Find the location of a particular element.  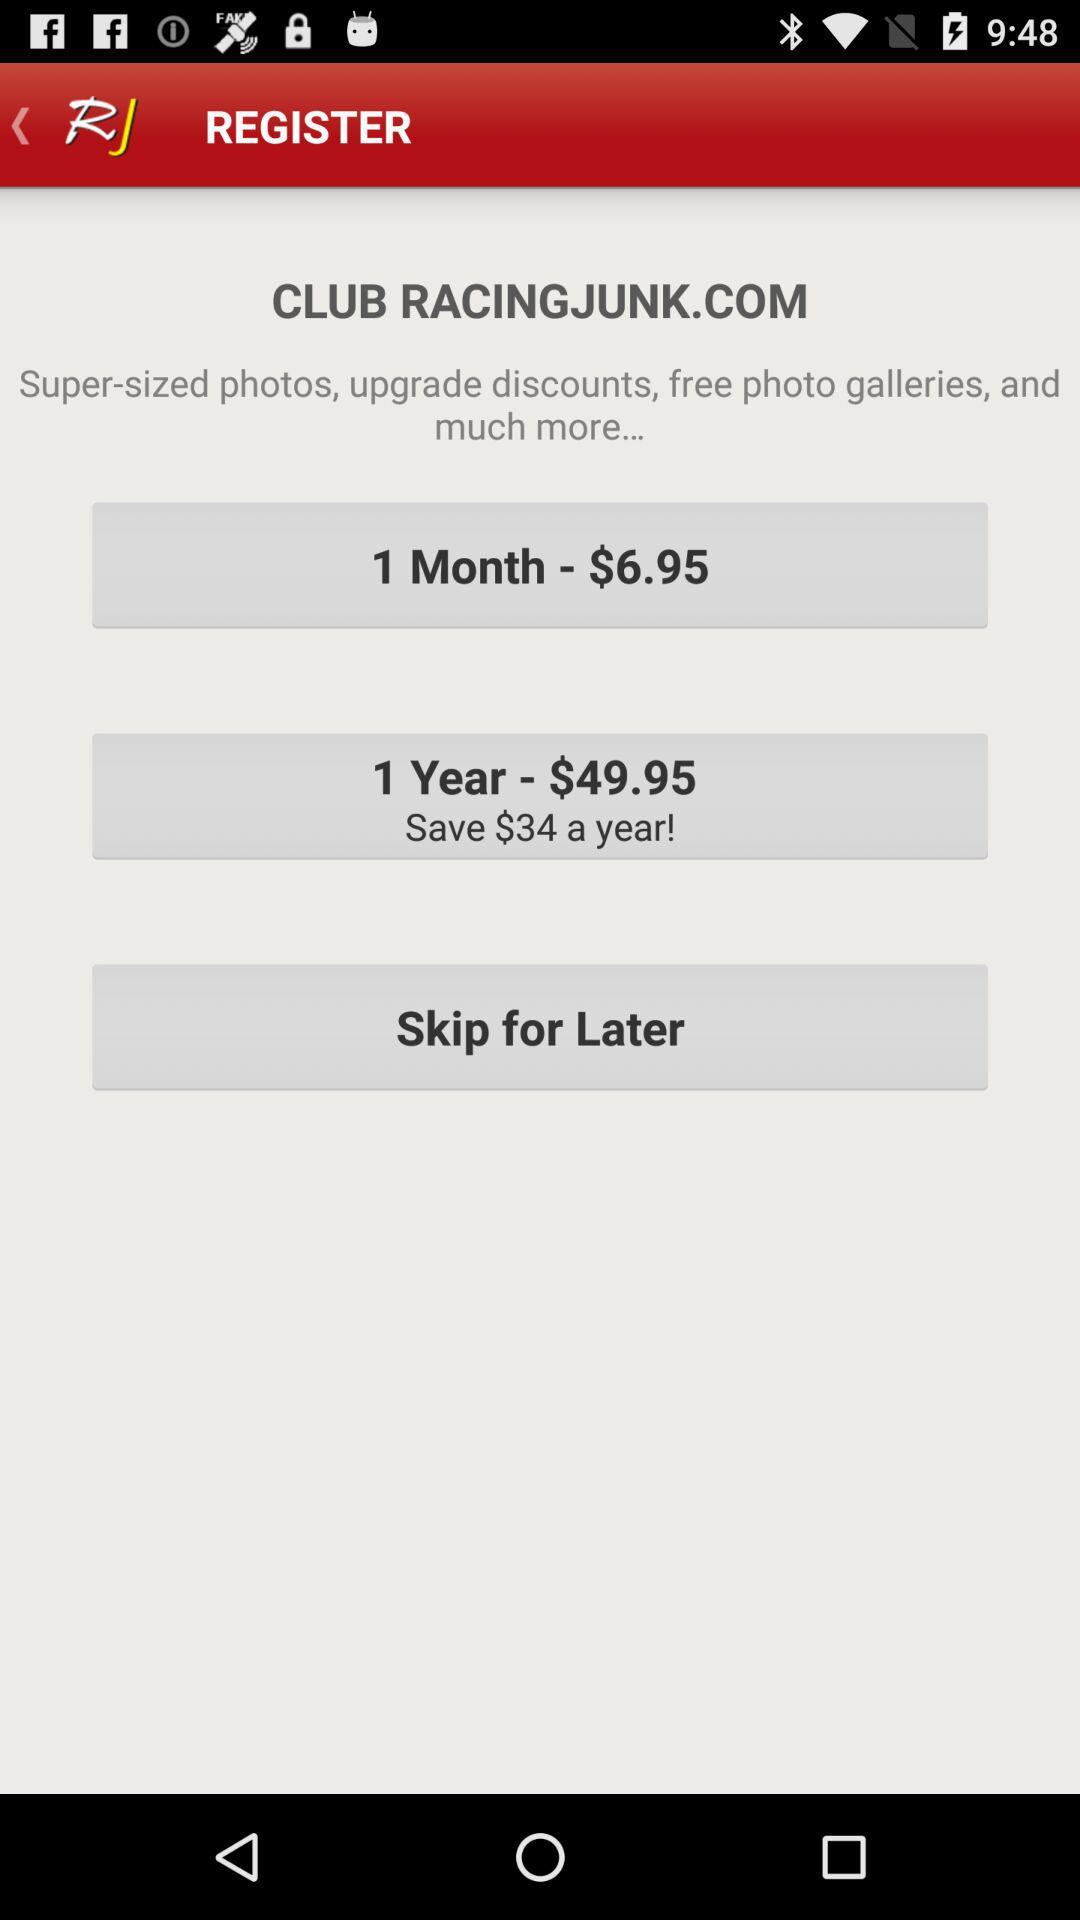

the icon below 1 year 49 button is located at coordinates (540, 1027).